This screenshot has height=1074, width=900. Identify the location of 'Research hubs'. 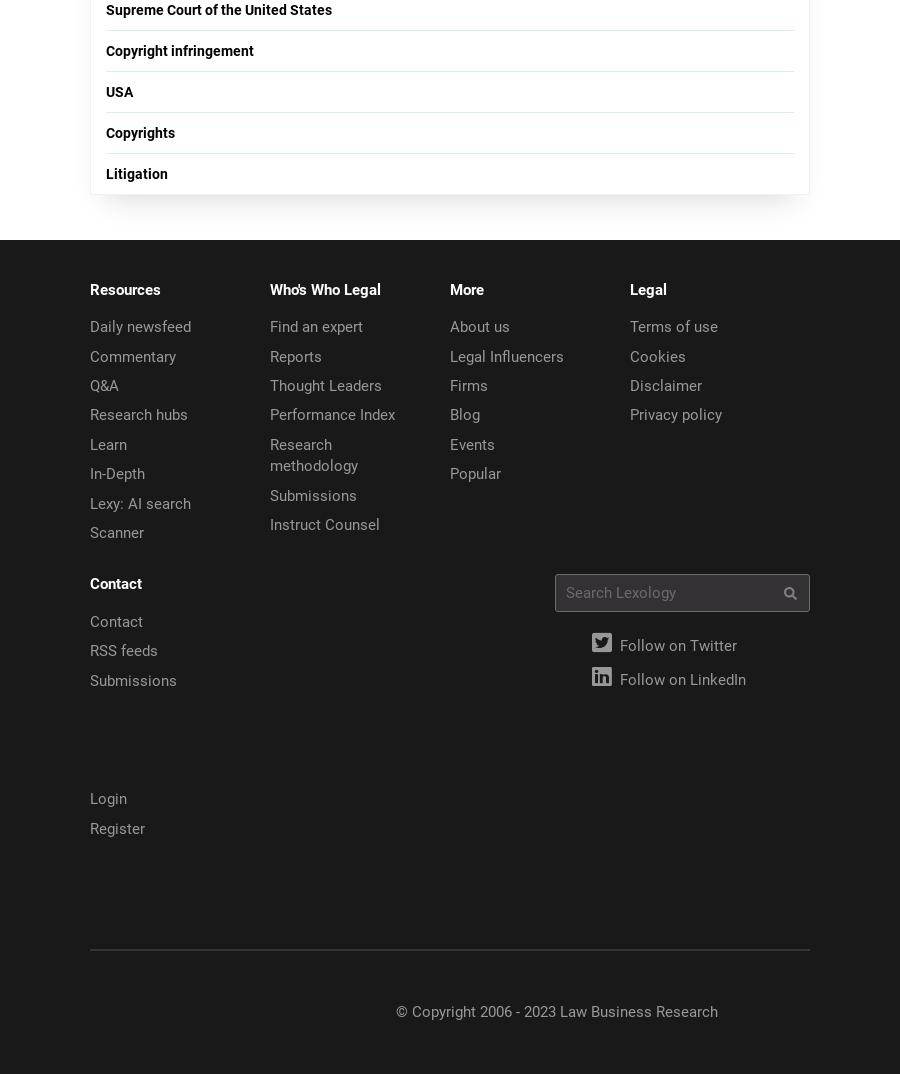
(138, 414).